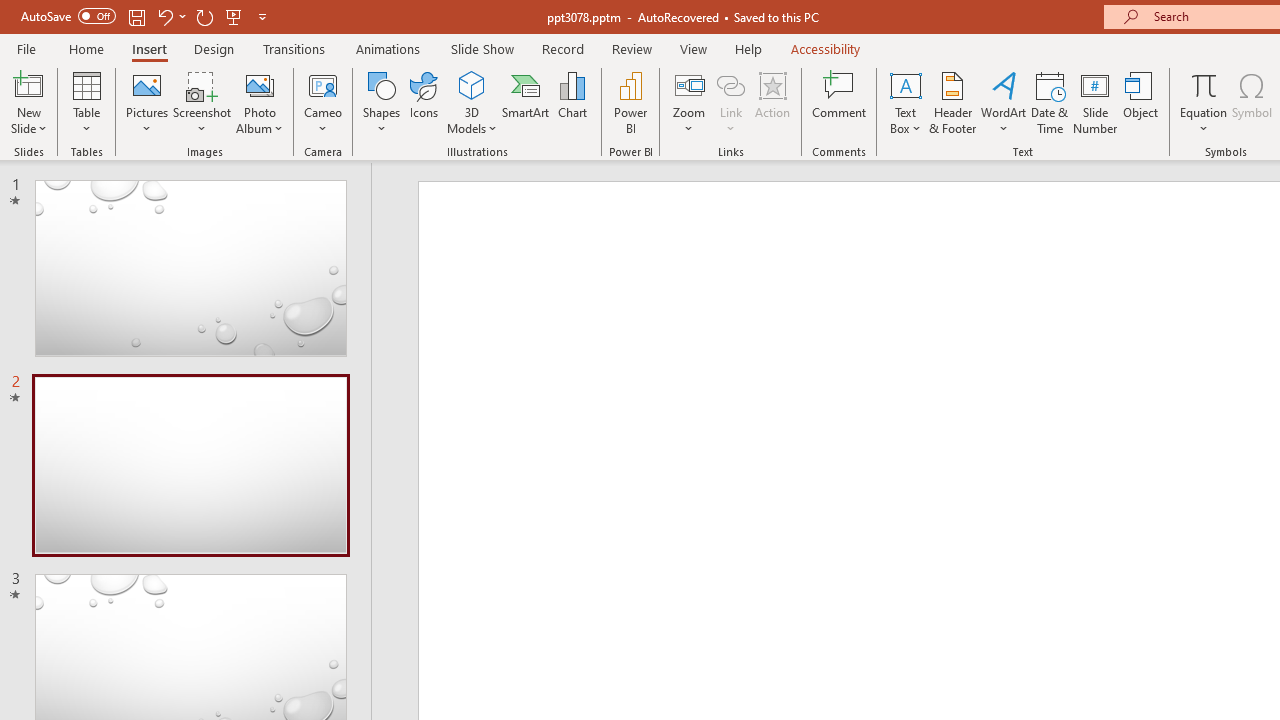 This screenshot has height=720, width=1280. I want to click on 'Power BI', so click(630, 103).